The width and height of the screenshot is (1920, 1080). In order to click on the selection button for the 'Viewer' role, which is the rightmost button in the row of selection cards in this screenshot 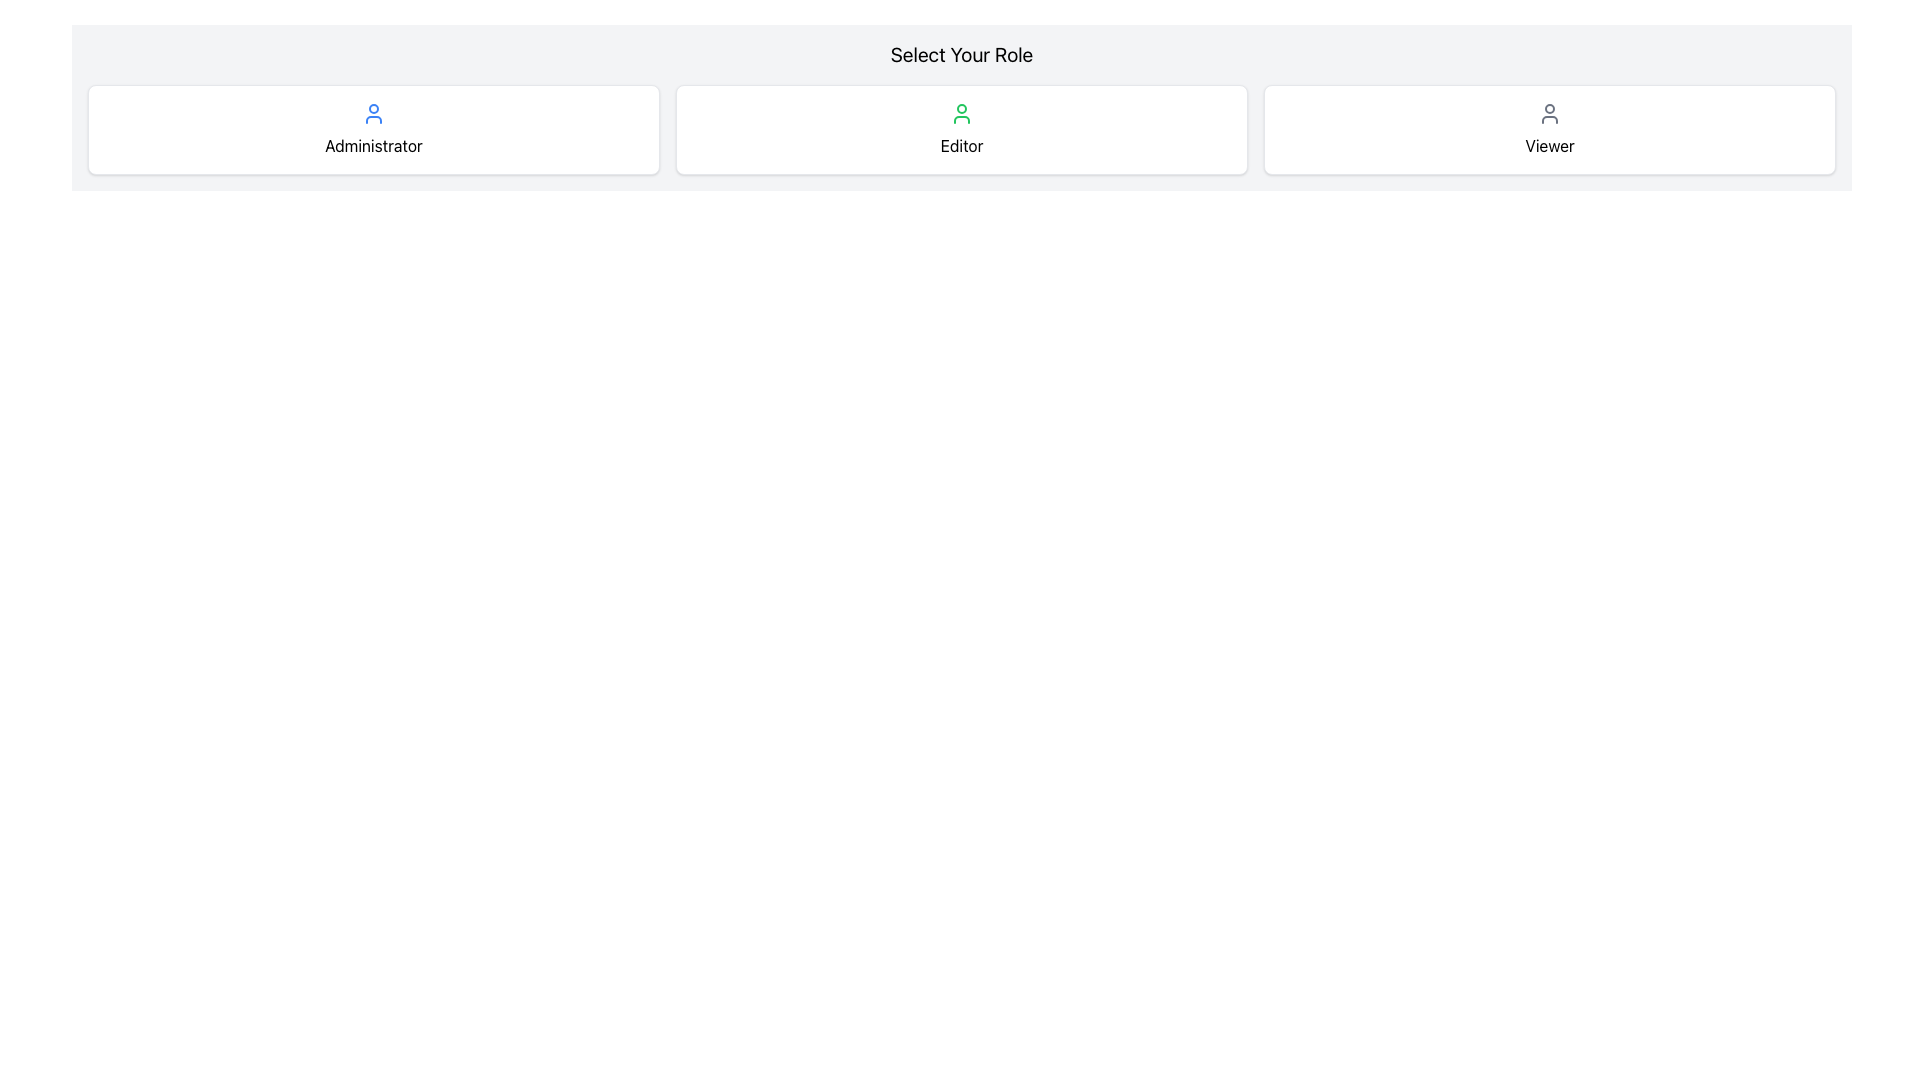, I will do `click(1549, 130)`.